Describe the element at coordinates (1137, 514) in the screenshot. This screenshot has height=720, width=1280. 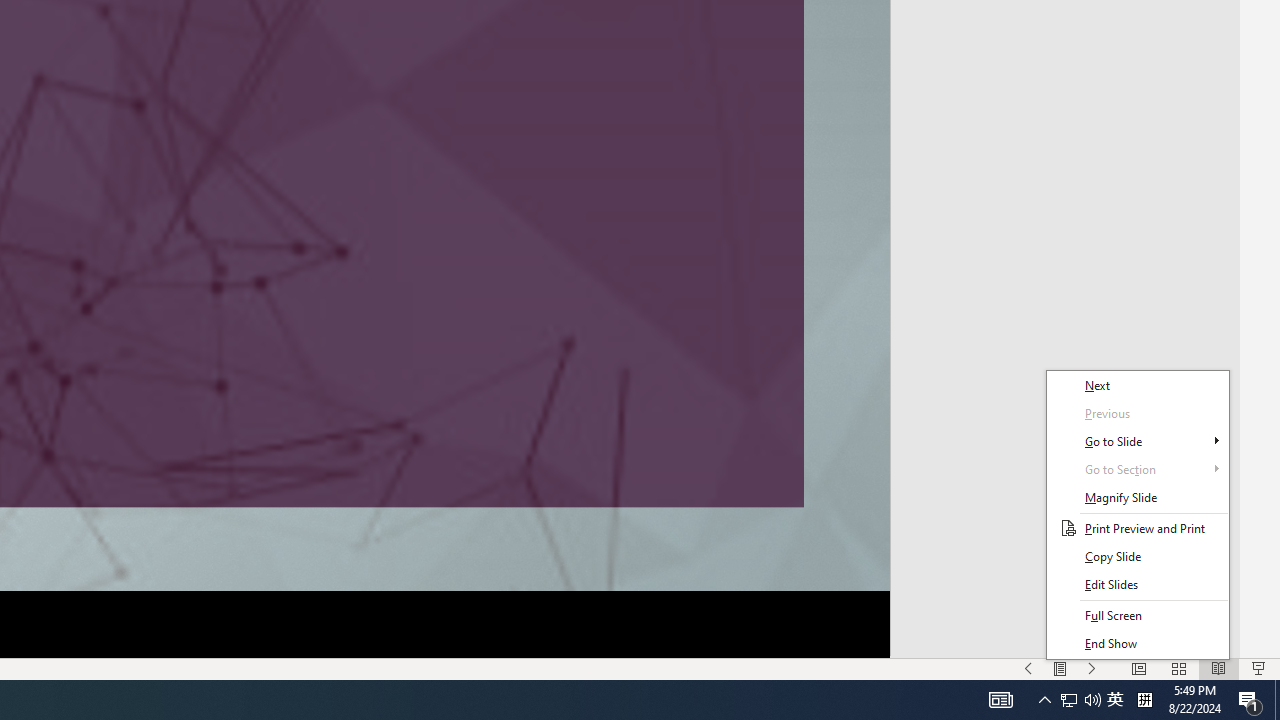
I see `'Context Menu'` at that location.